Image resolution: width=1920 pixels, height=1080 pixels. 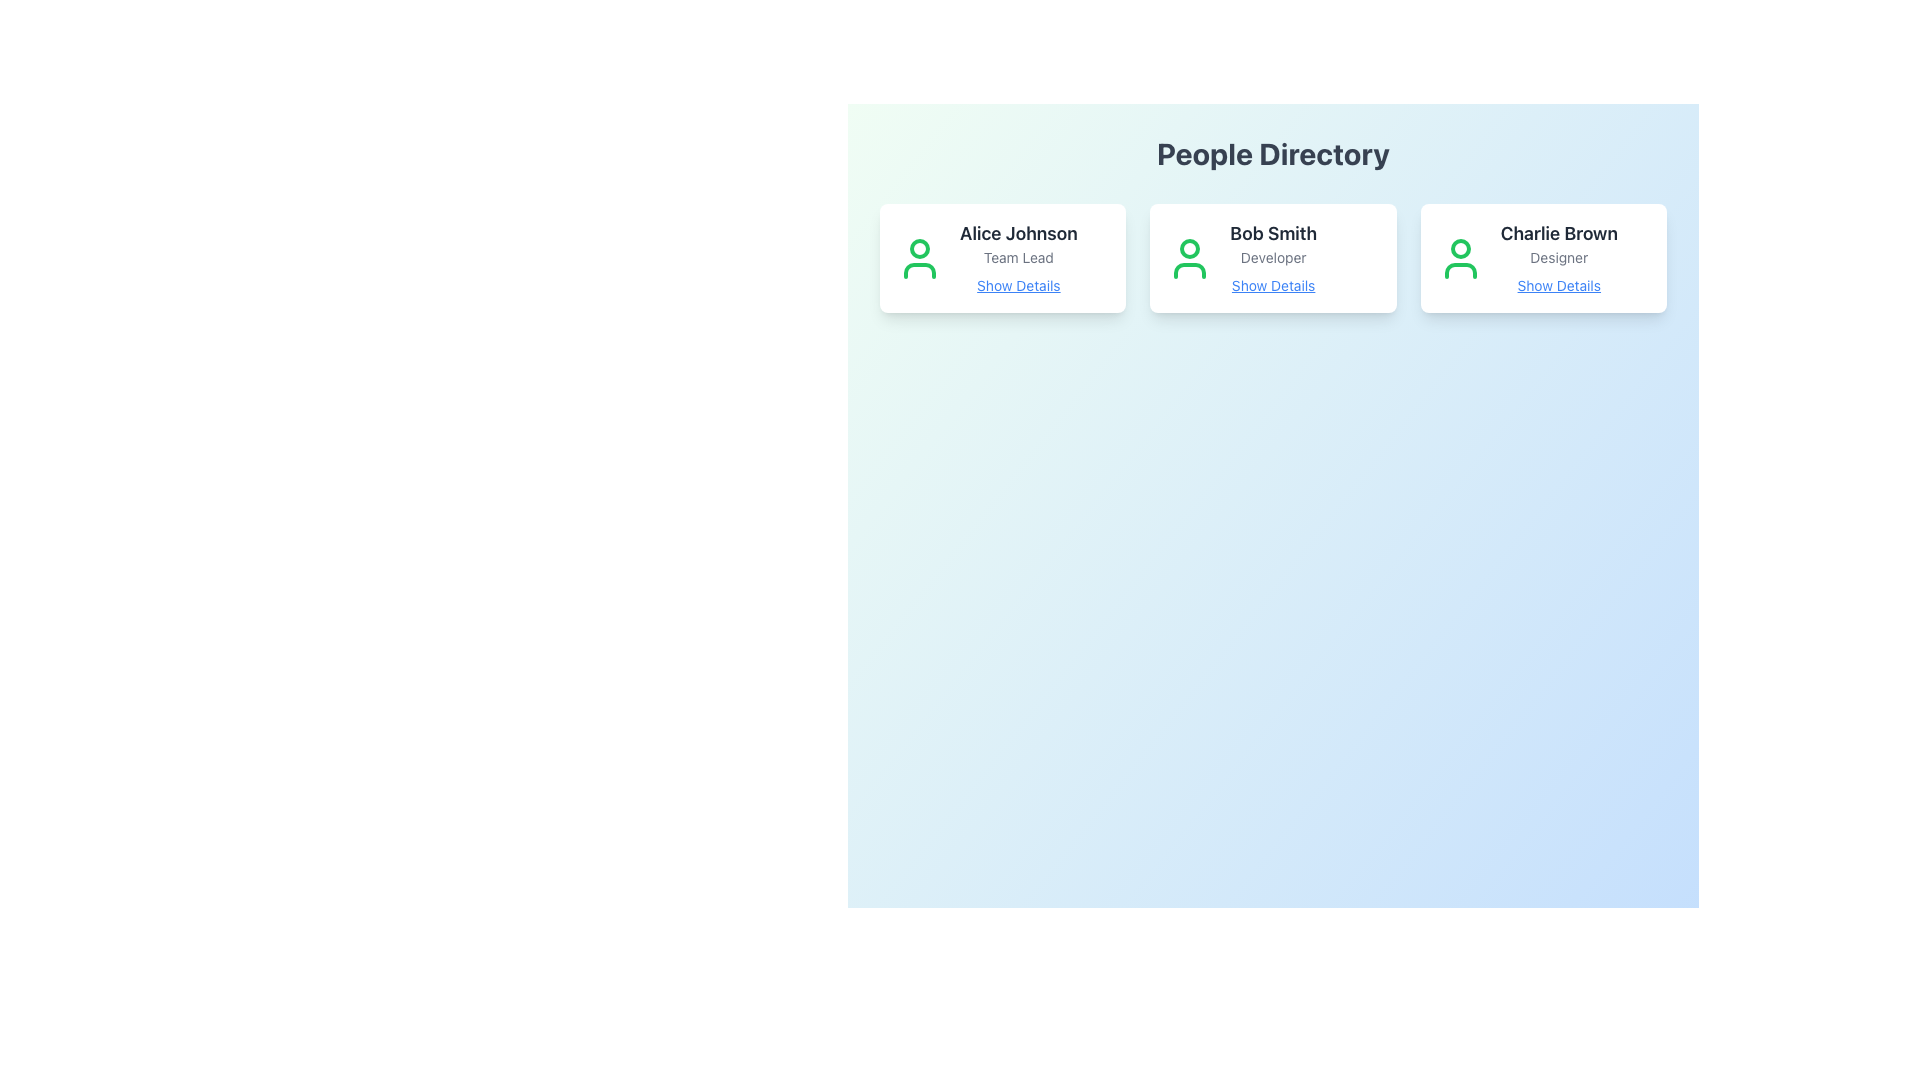 I want to click on the Text Label indicating 'Team Lead' which is positioned below 'Alice Johnson' and above 'Show Details', so click(x=1018, y=257).